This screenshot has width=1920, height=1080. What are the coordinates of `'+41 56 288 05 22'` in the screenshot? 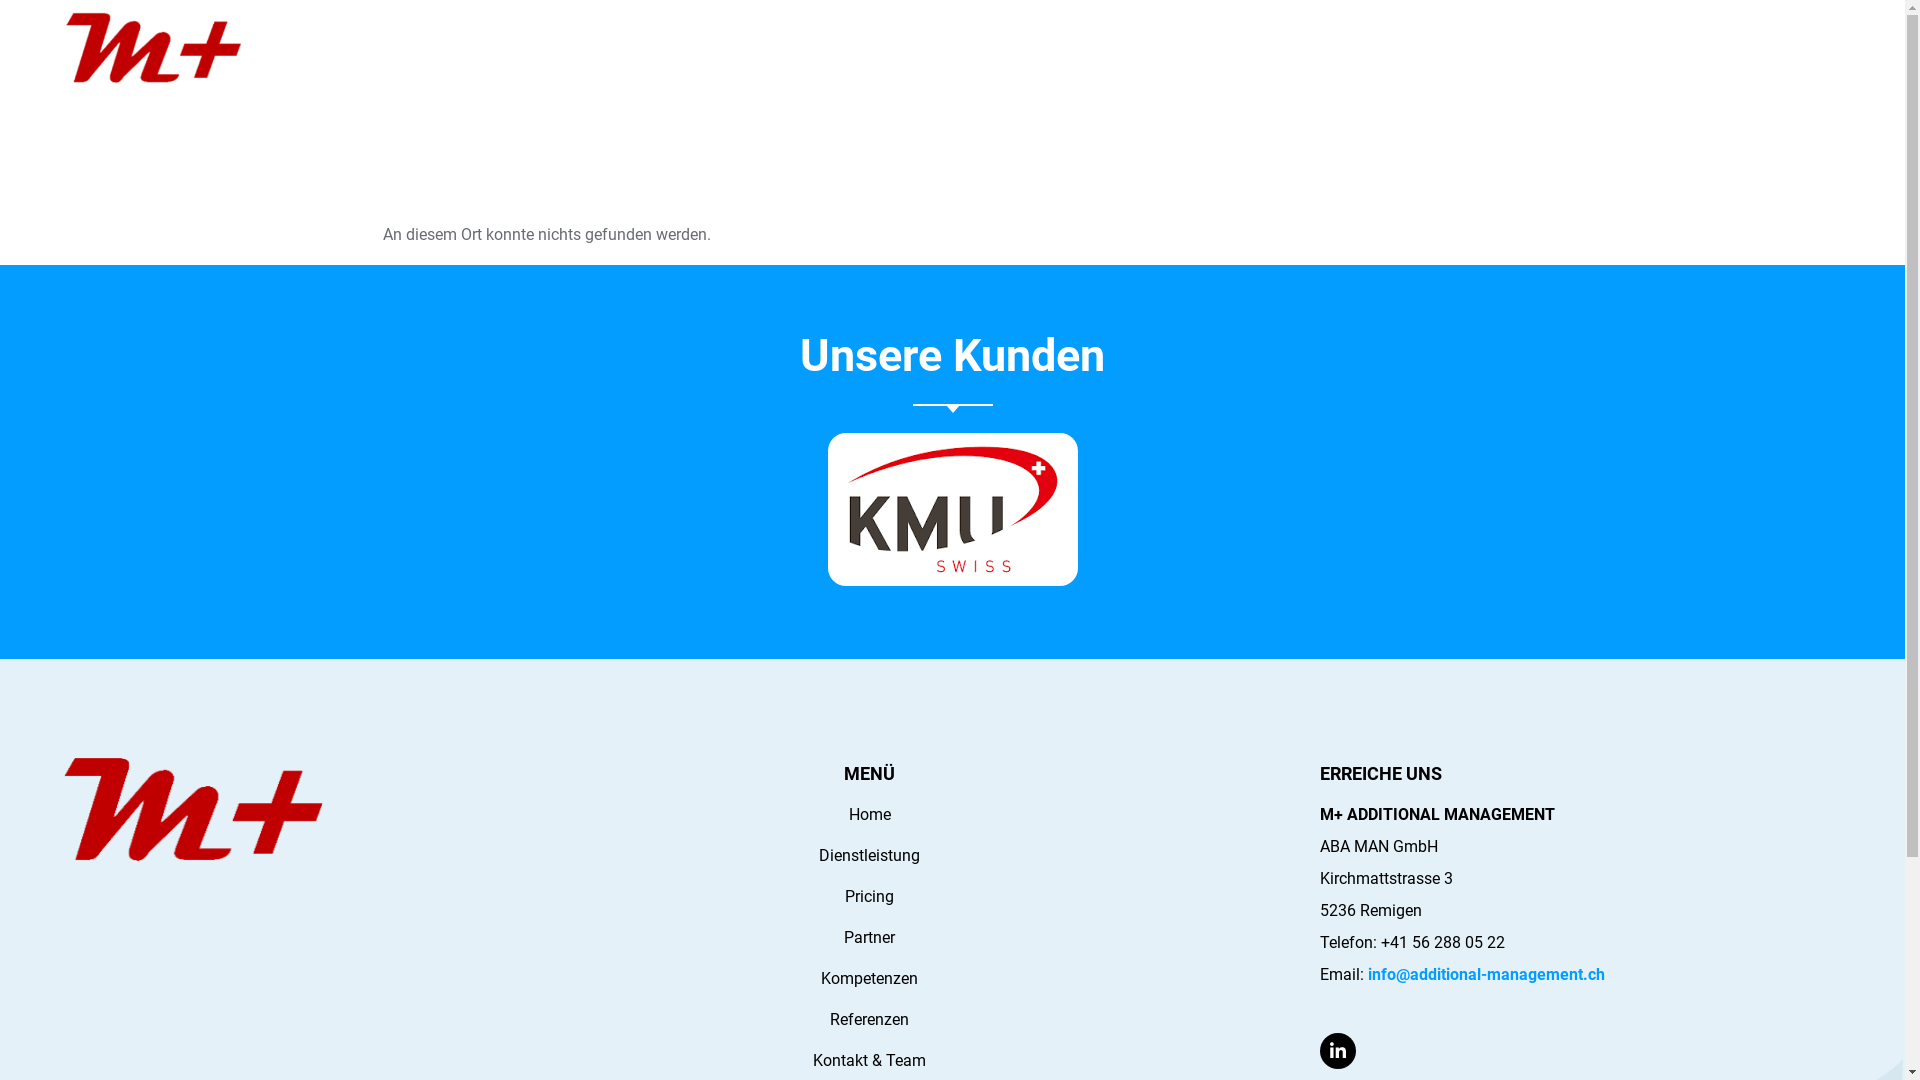 It's located at (1443, 942).